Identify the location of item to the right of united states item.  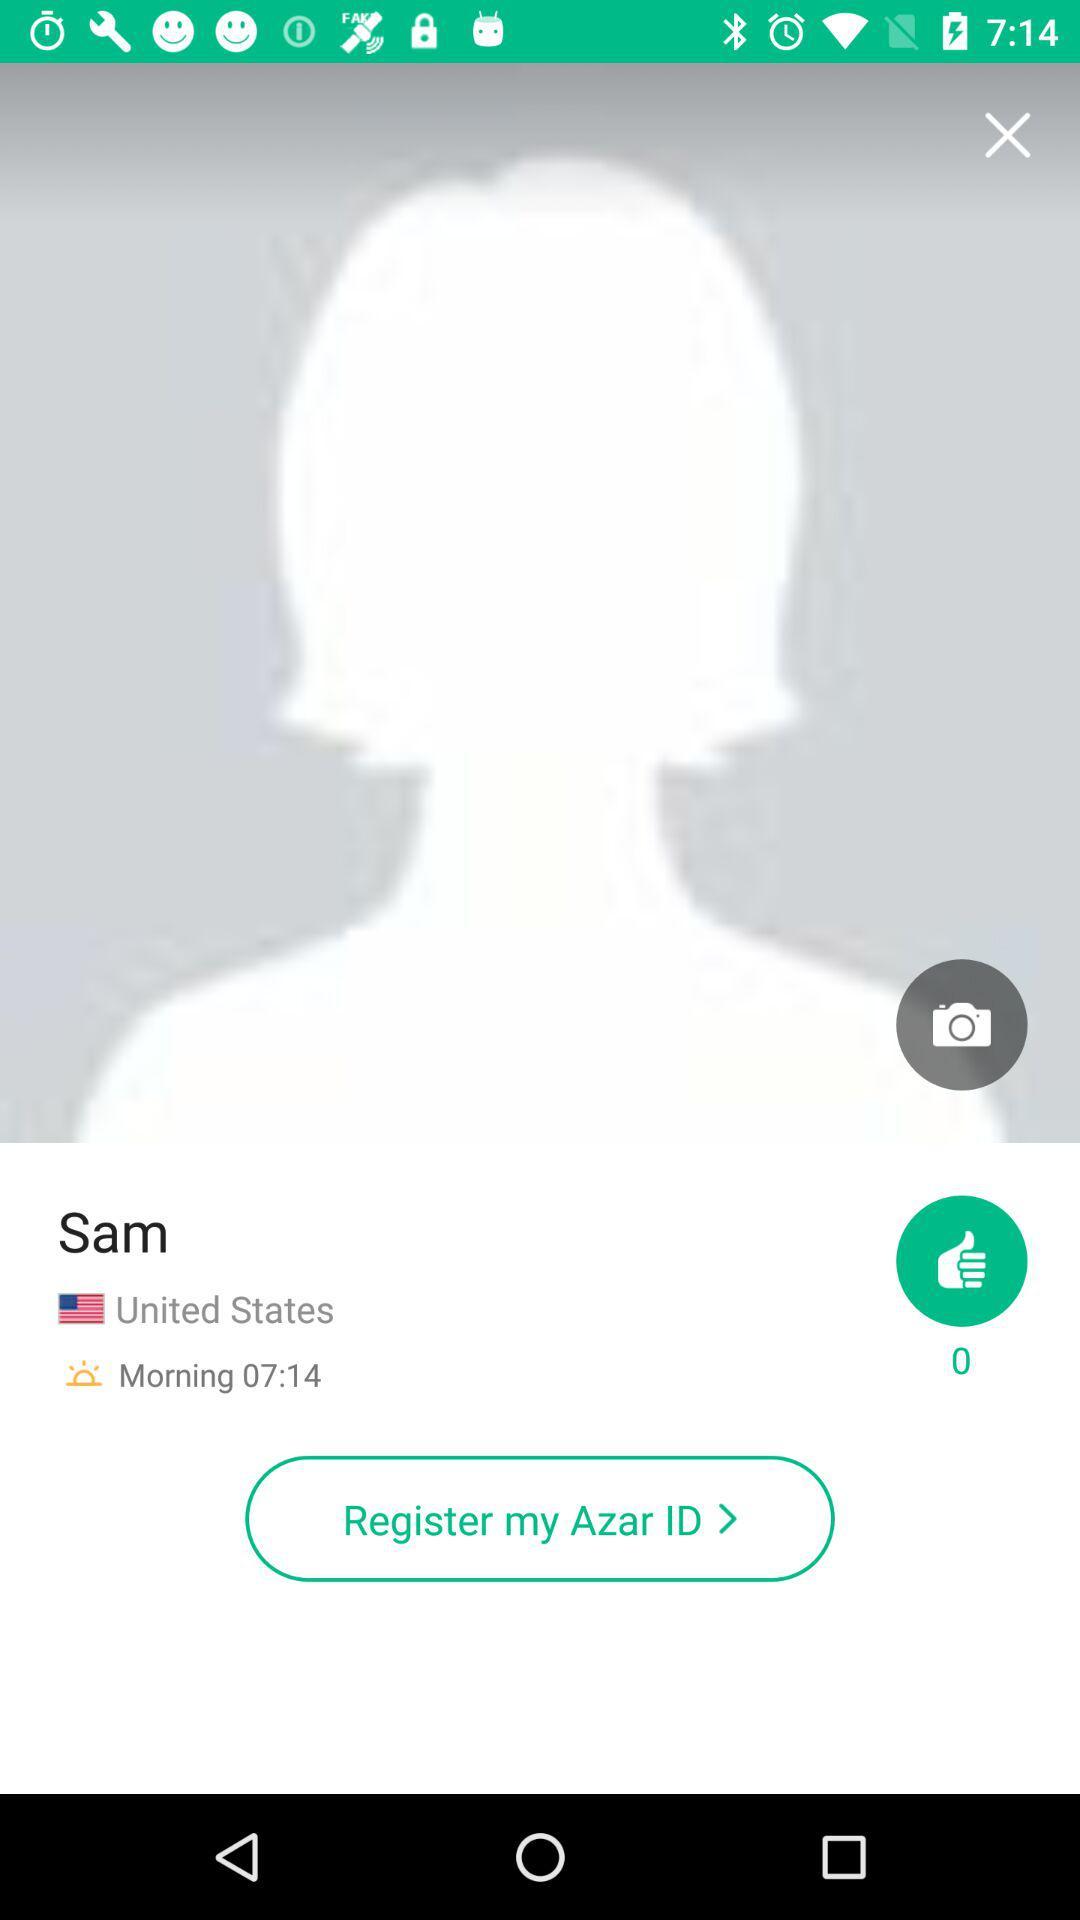
(960, 1290).